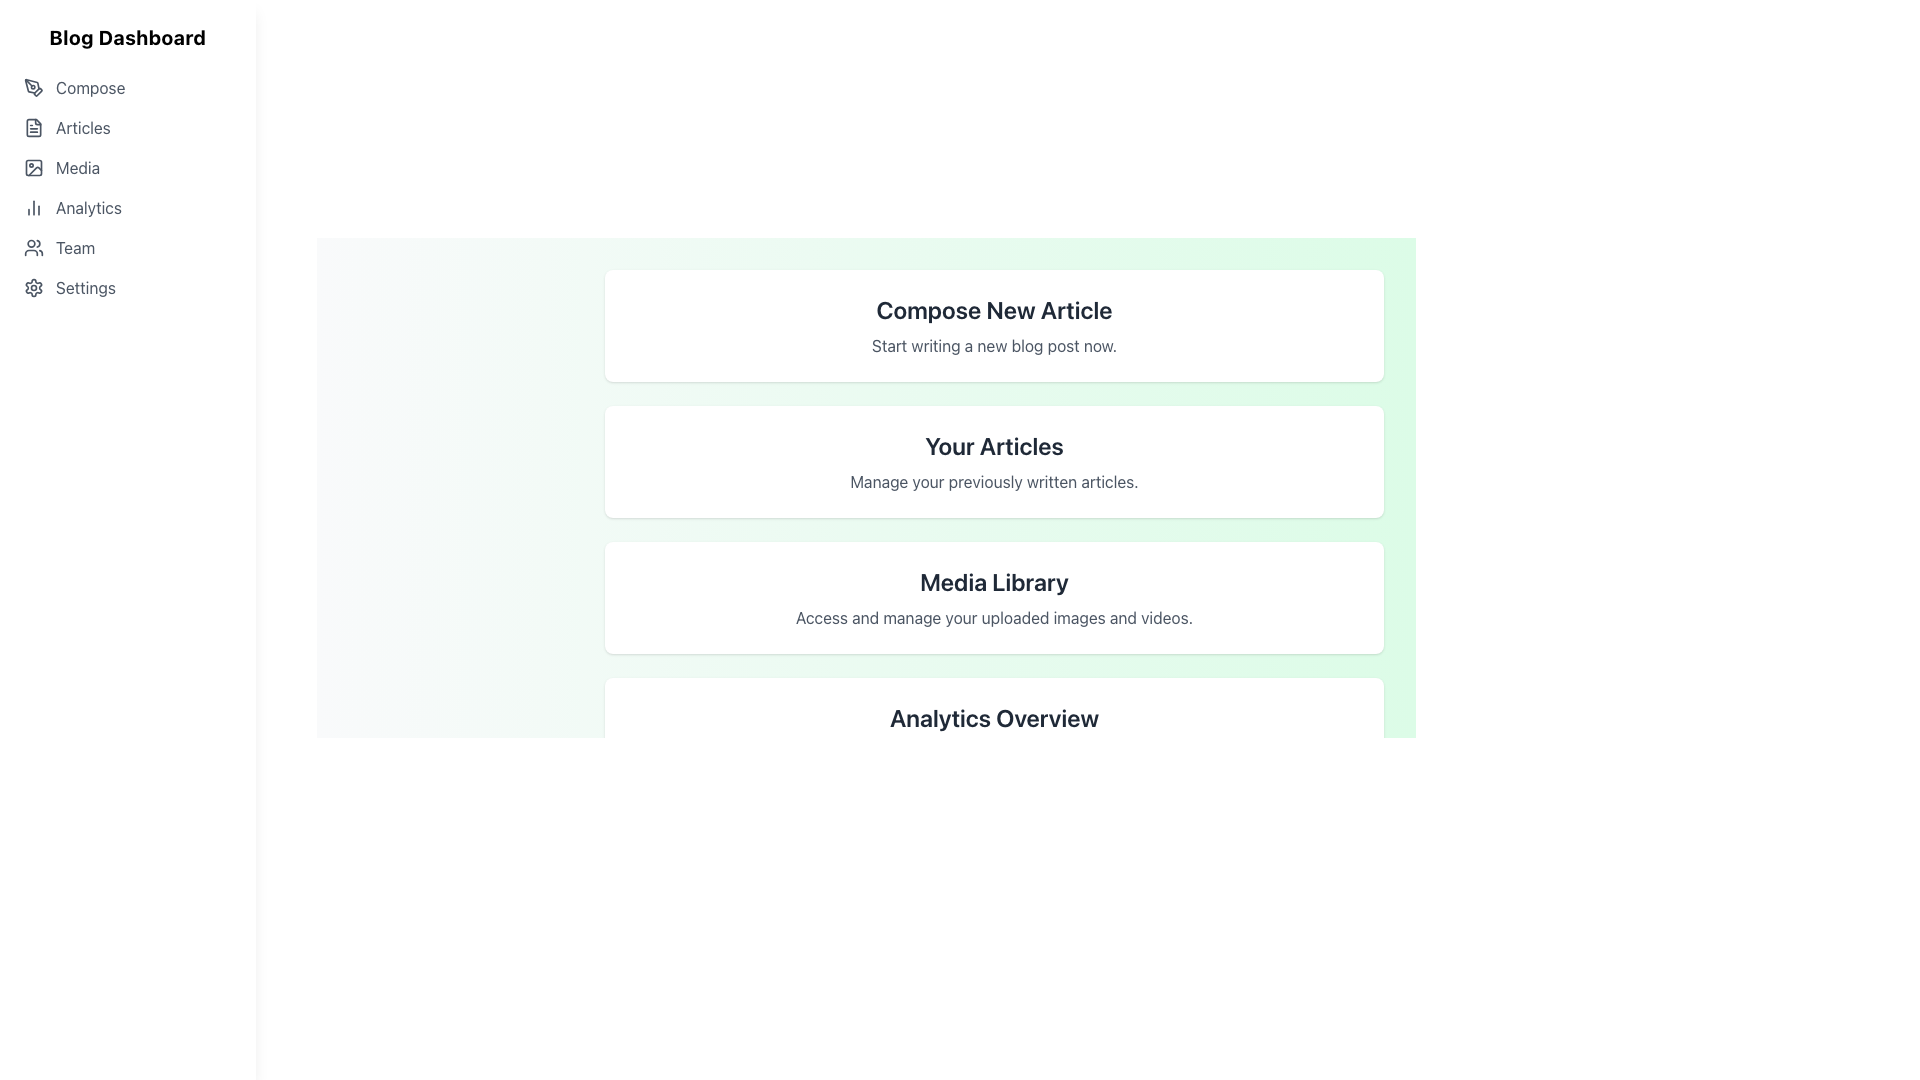 The height and width of the screenshot is (1080, 1920). I want to click on the text label styled with a medium-sized gray font reading 'Manage your previously written articles.', which is located under the 'Your Articles' heading, so click(994, 482).